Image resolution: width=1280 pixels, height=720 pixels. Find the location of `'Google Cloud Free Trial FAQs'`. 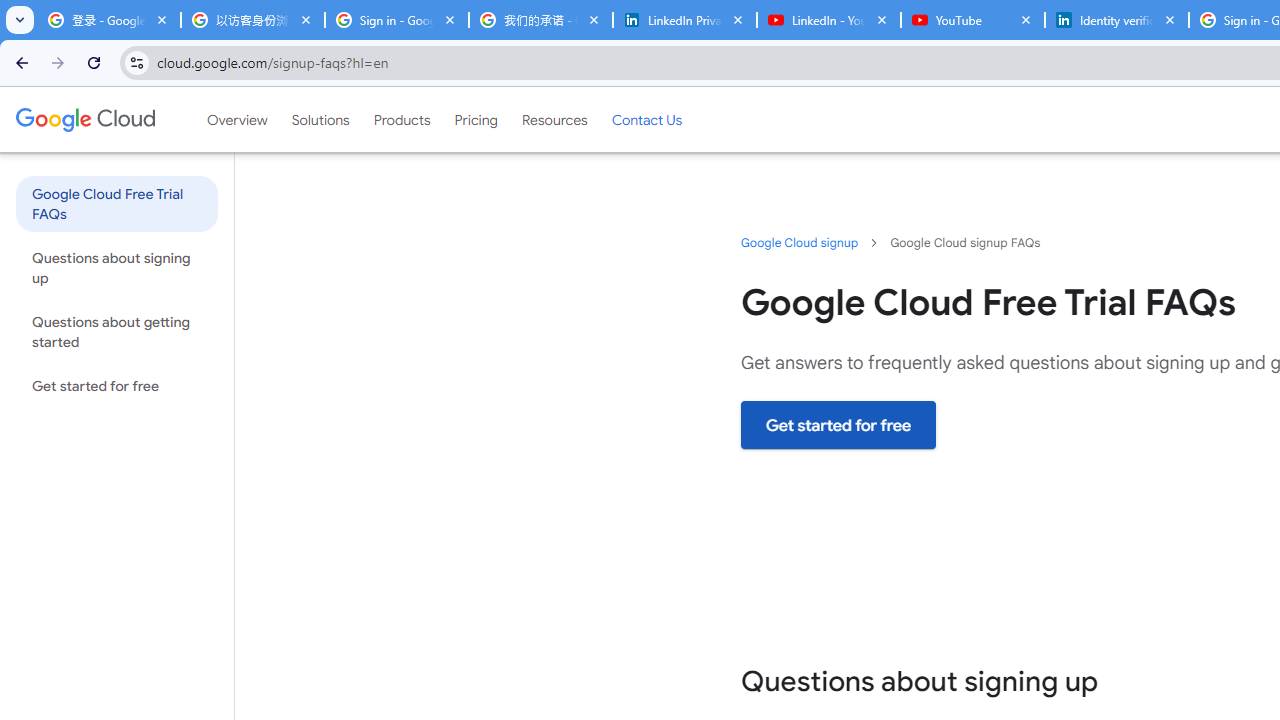

'Google Cloud Free Trial FAQs' is located at coordinates (115, 203).